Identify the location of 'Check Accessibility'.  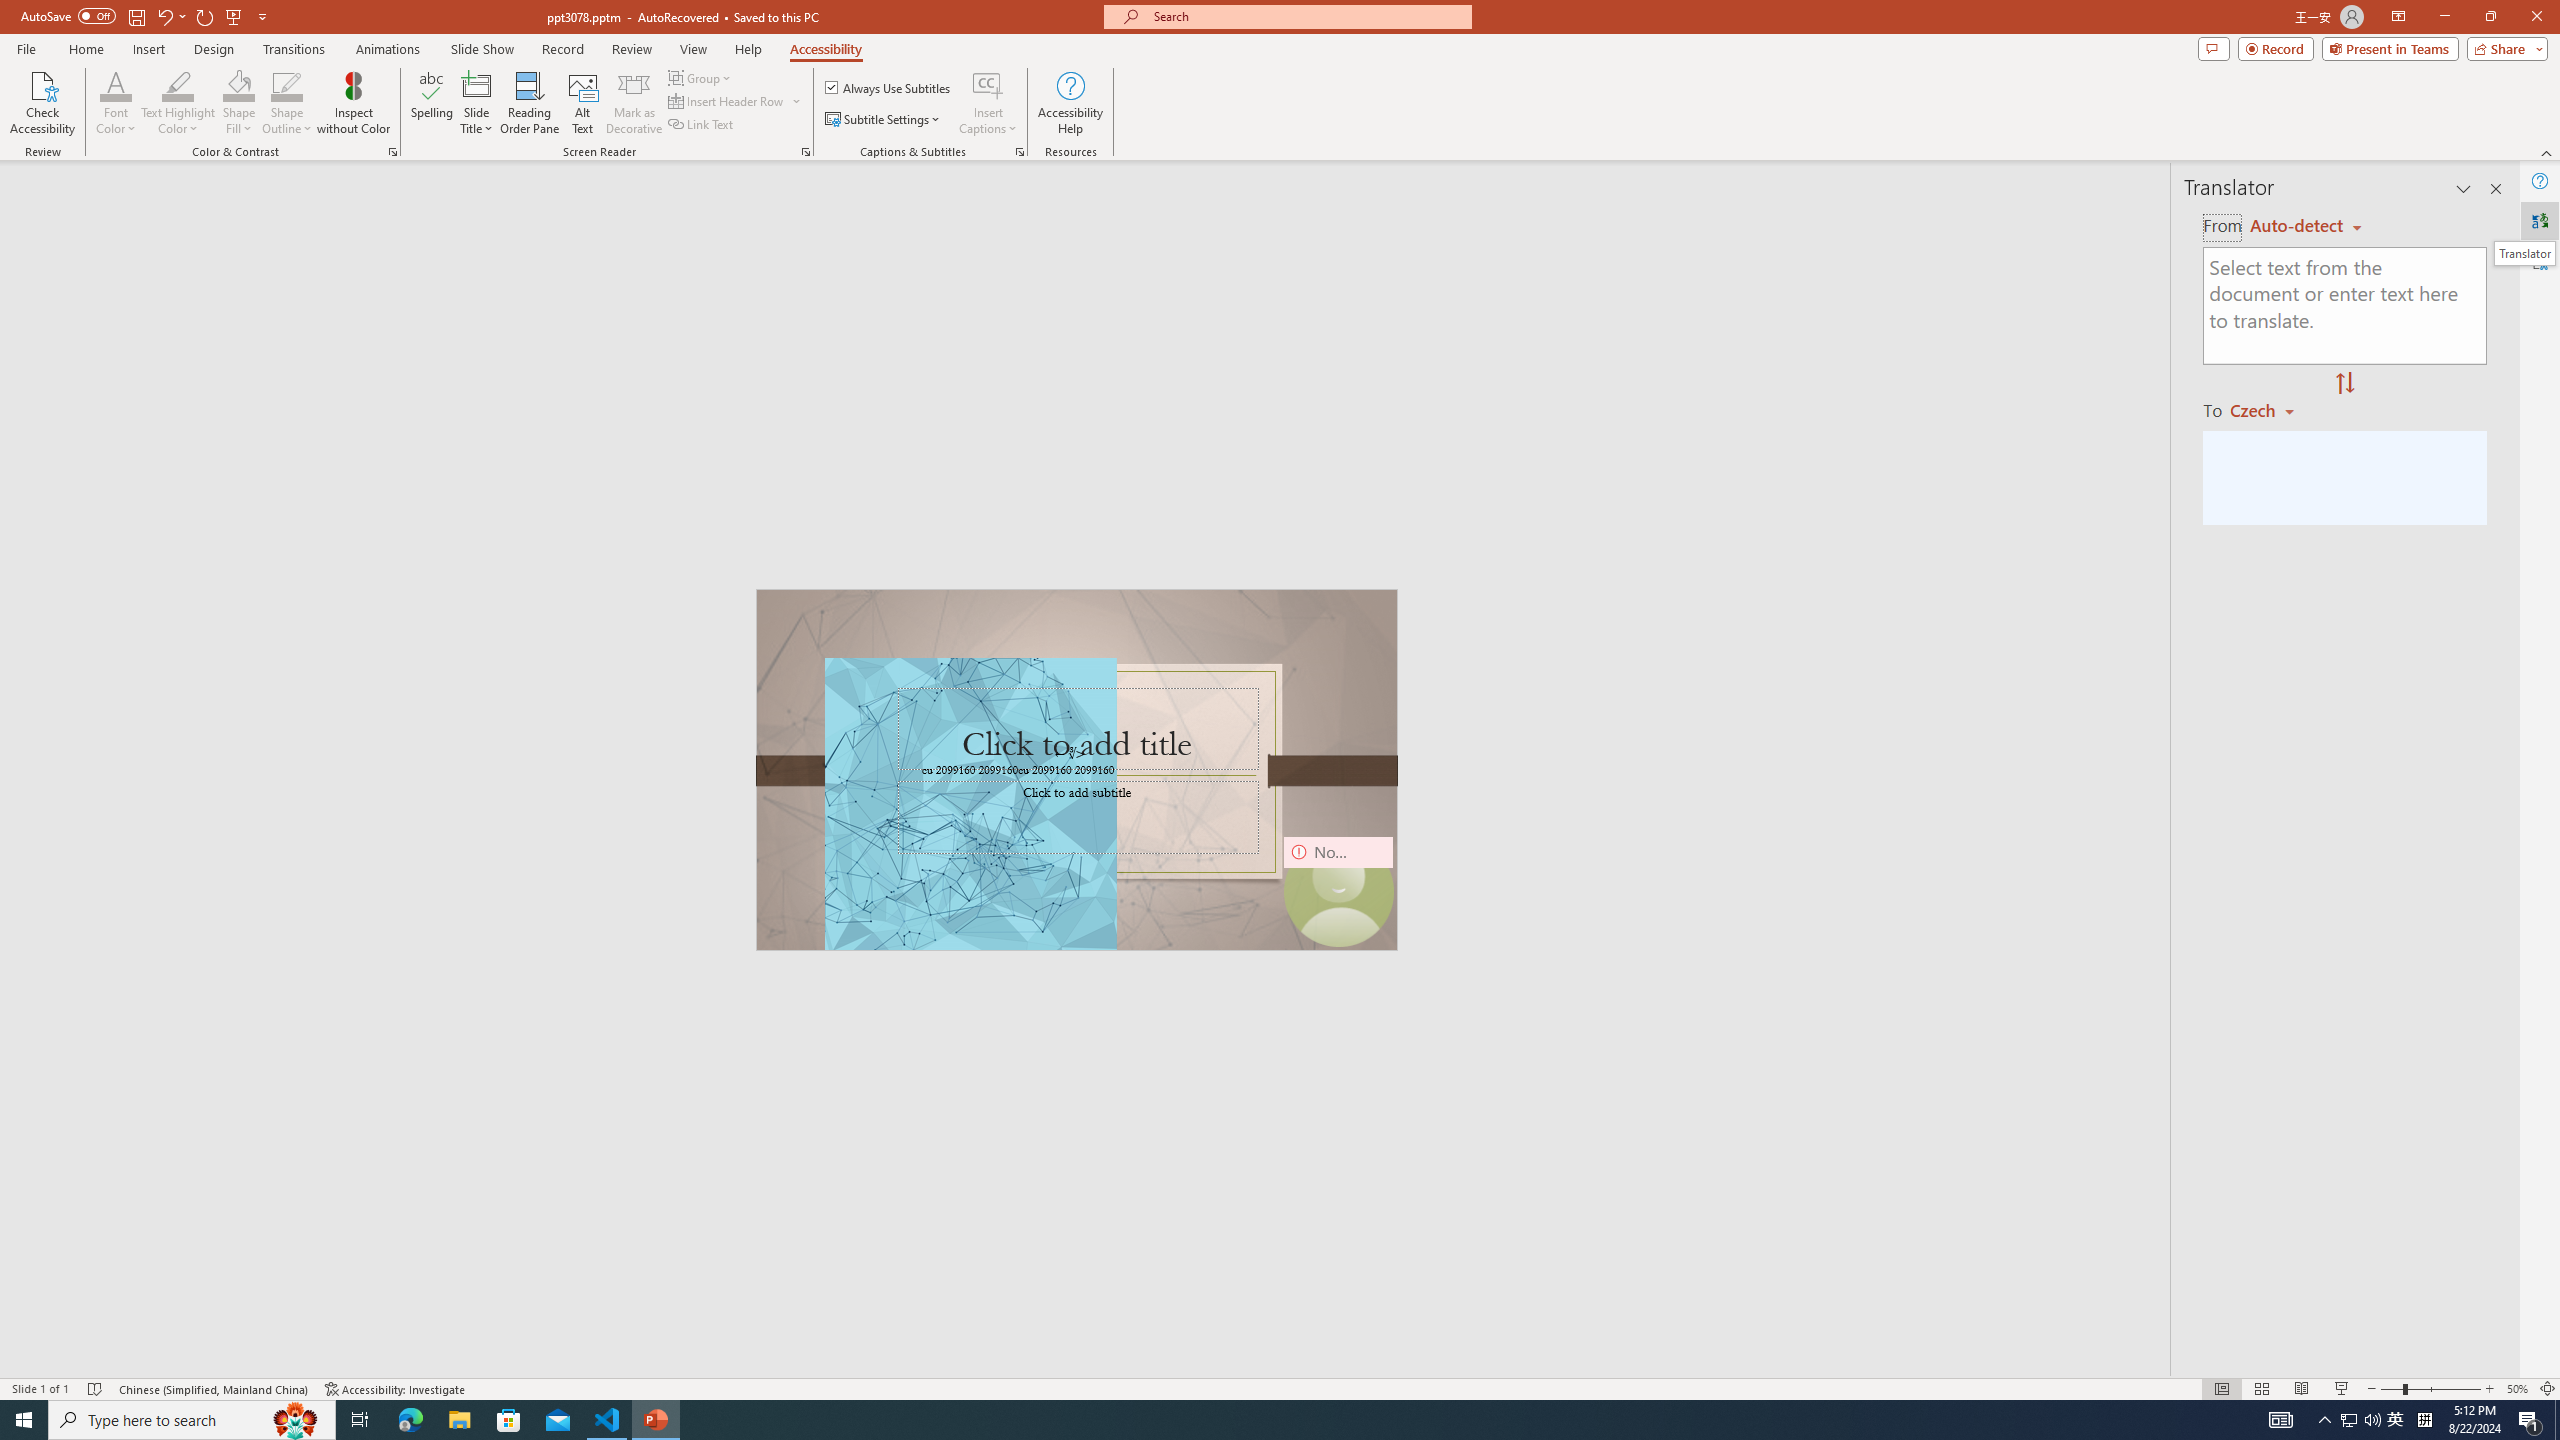
(41, 103).